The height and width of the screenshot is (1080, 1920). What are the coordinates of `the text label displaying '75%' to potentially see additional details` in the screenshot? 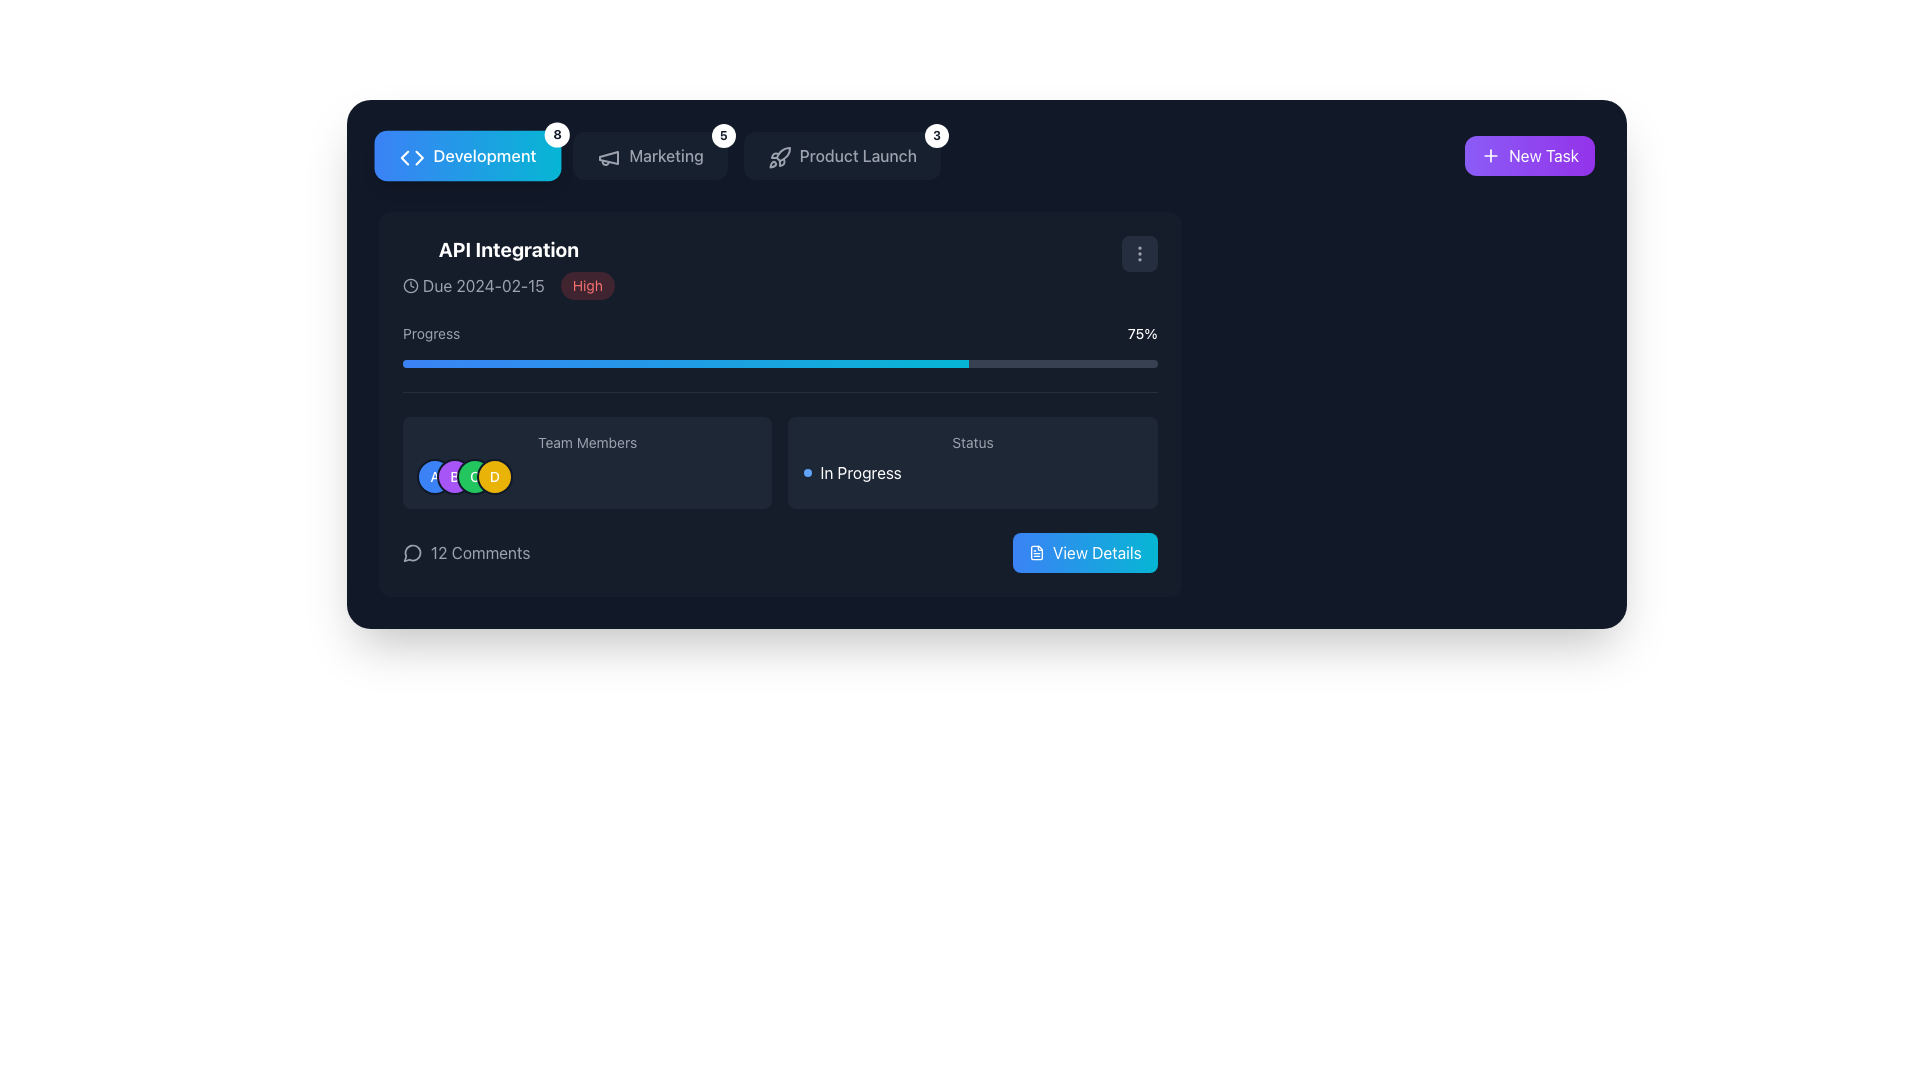 It's located at (1142, 333).